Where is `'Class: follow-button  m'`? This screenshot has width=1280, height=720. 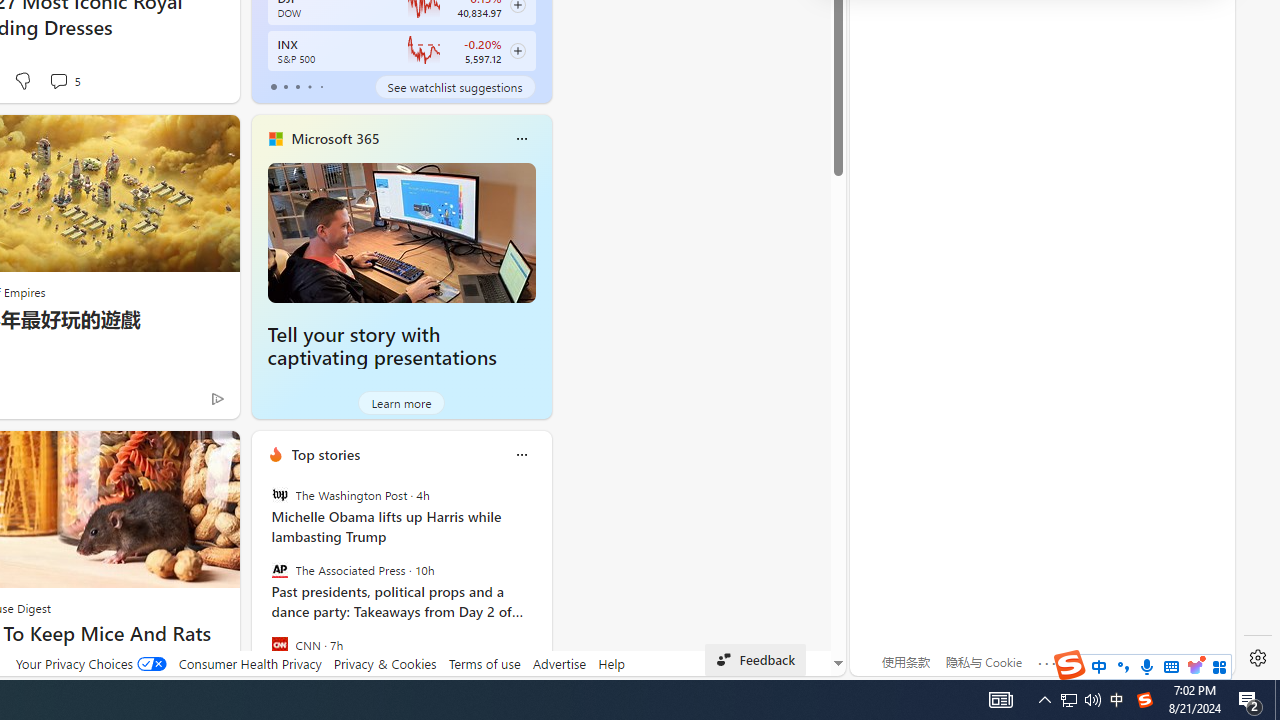
'Class: follow-button  m' is located at coordinates (517, 50).